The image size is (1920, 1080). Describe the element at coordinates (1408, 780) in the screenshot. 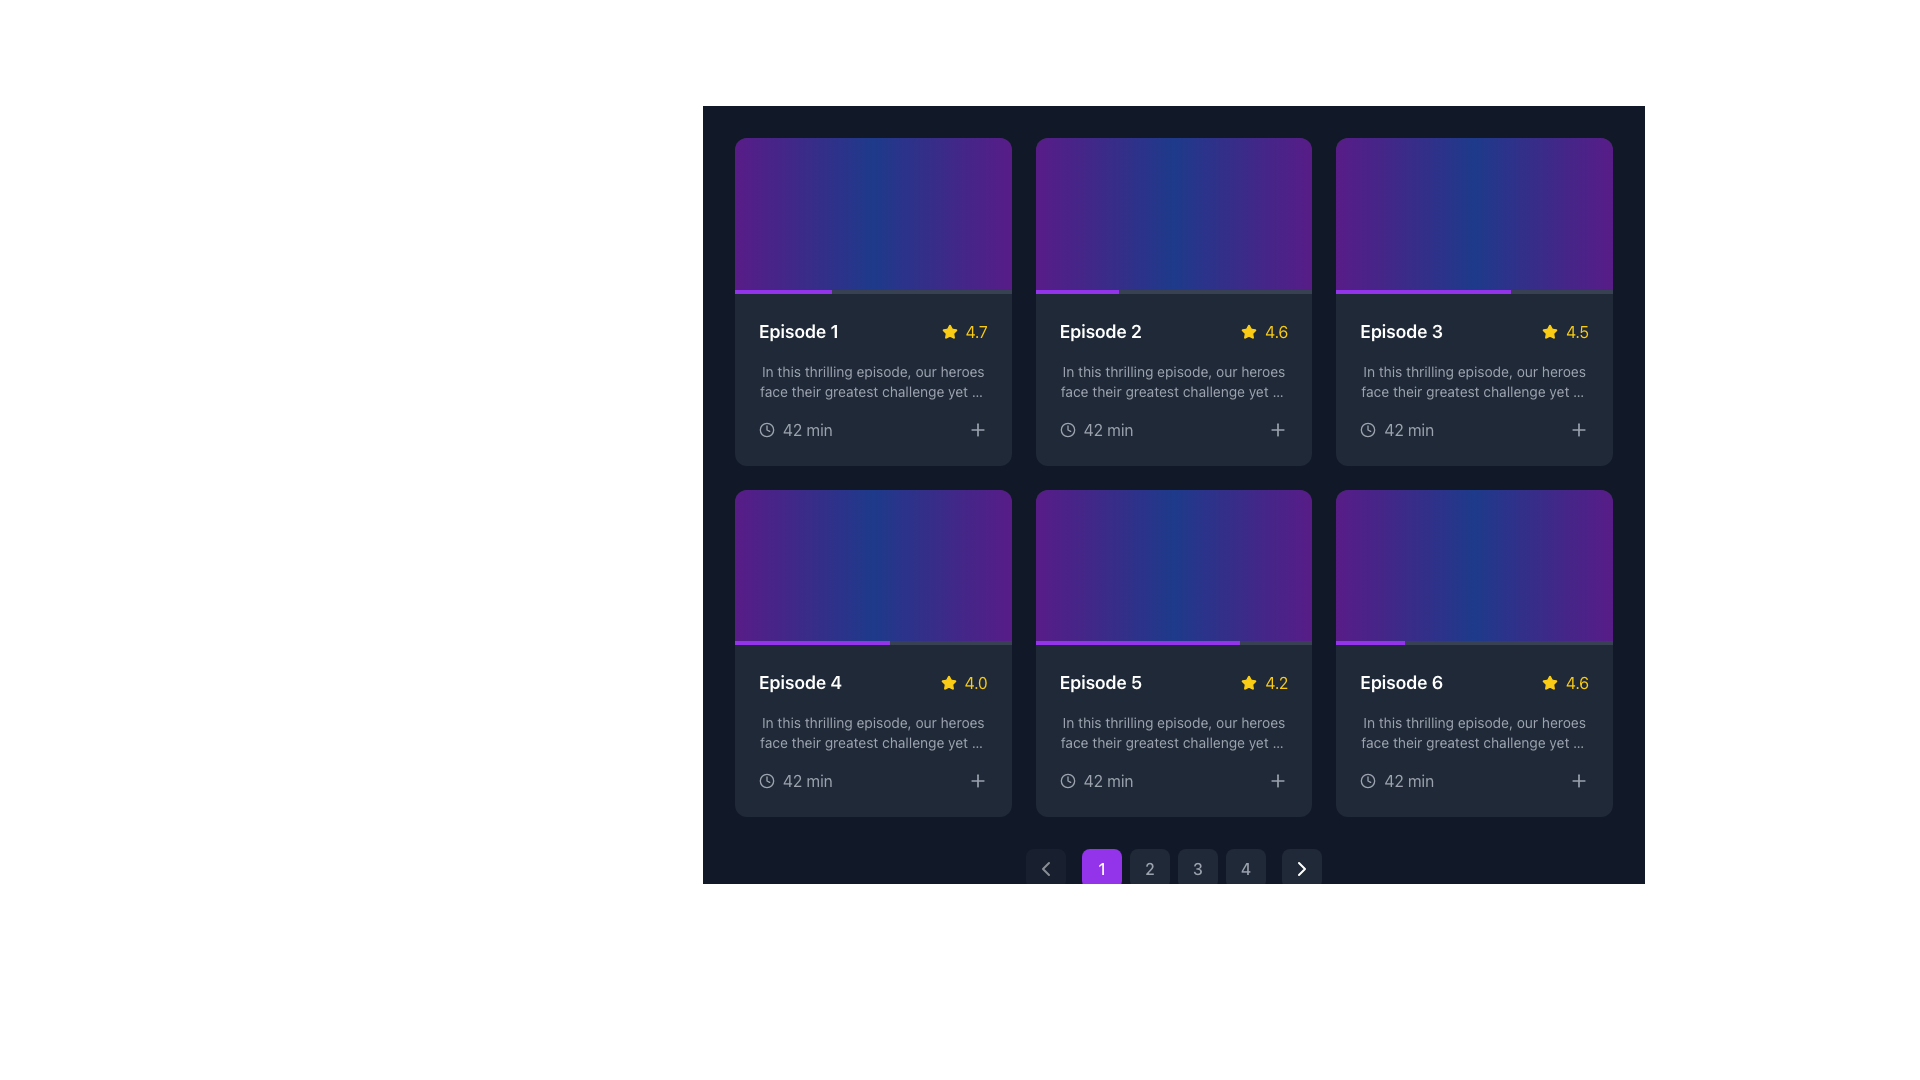

I see `the static text label displaying '42 min', which is located next to a clock icon within the 'Episode 6' card in the bottom-right corner of the interface` at that location.